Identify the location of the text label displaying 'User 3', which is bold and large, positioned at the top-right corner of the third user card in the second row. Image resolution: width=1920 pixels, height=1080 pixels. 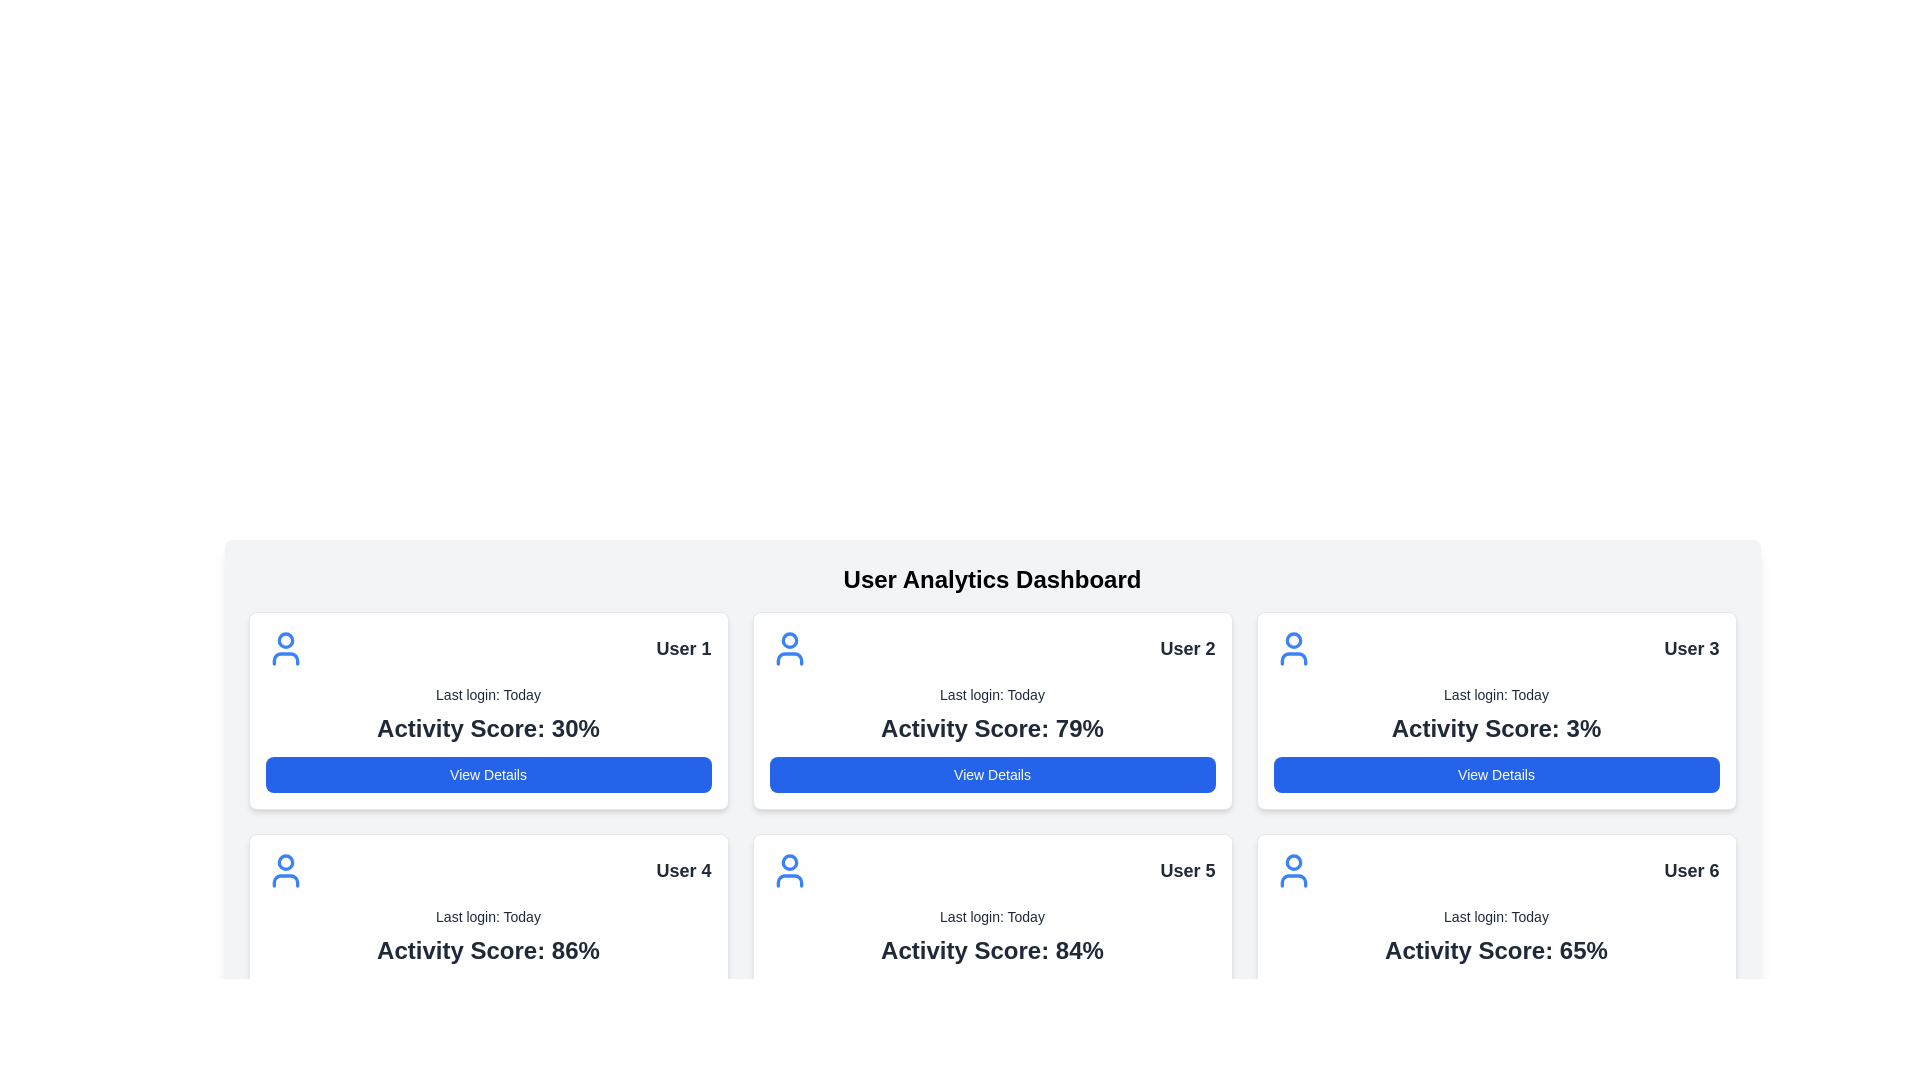
(1690, 648).